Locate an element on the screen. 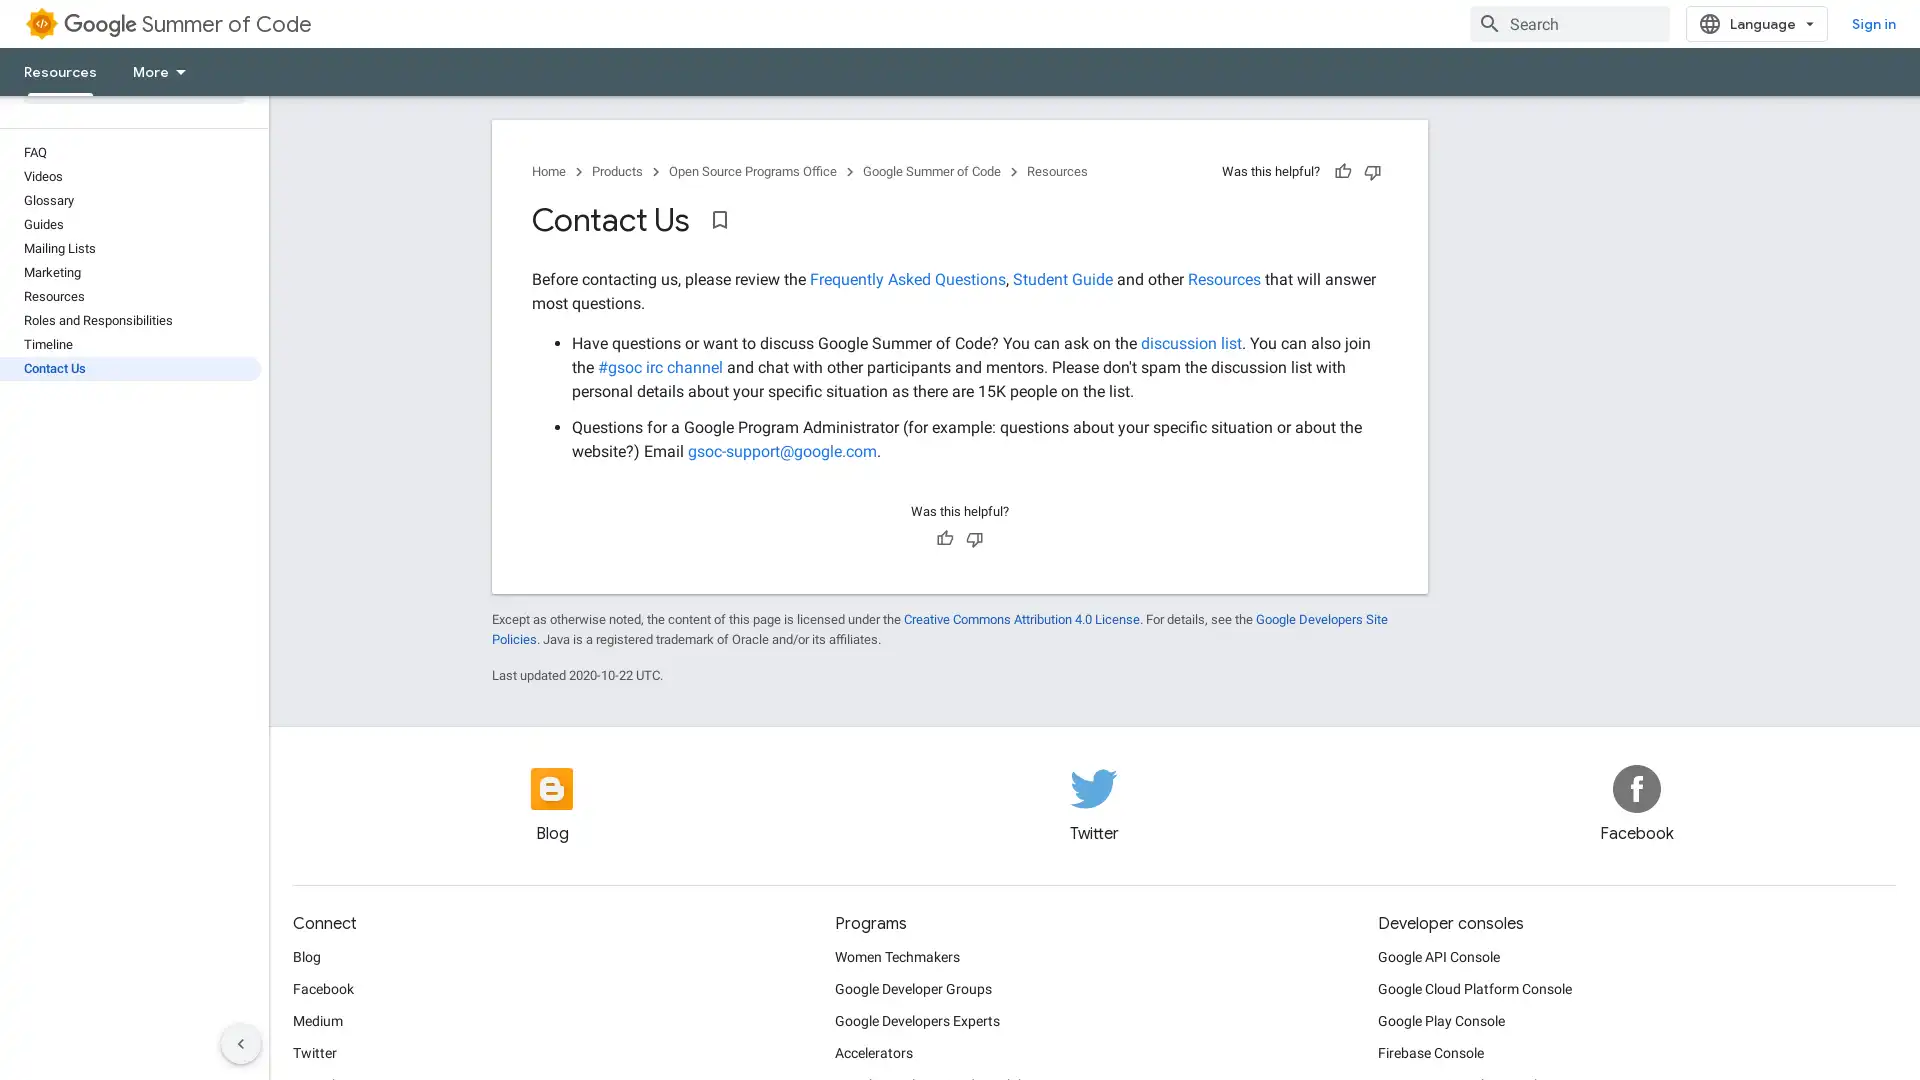  Not helpful is located at coordinates (1371, 171).